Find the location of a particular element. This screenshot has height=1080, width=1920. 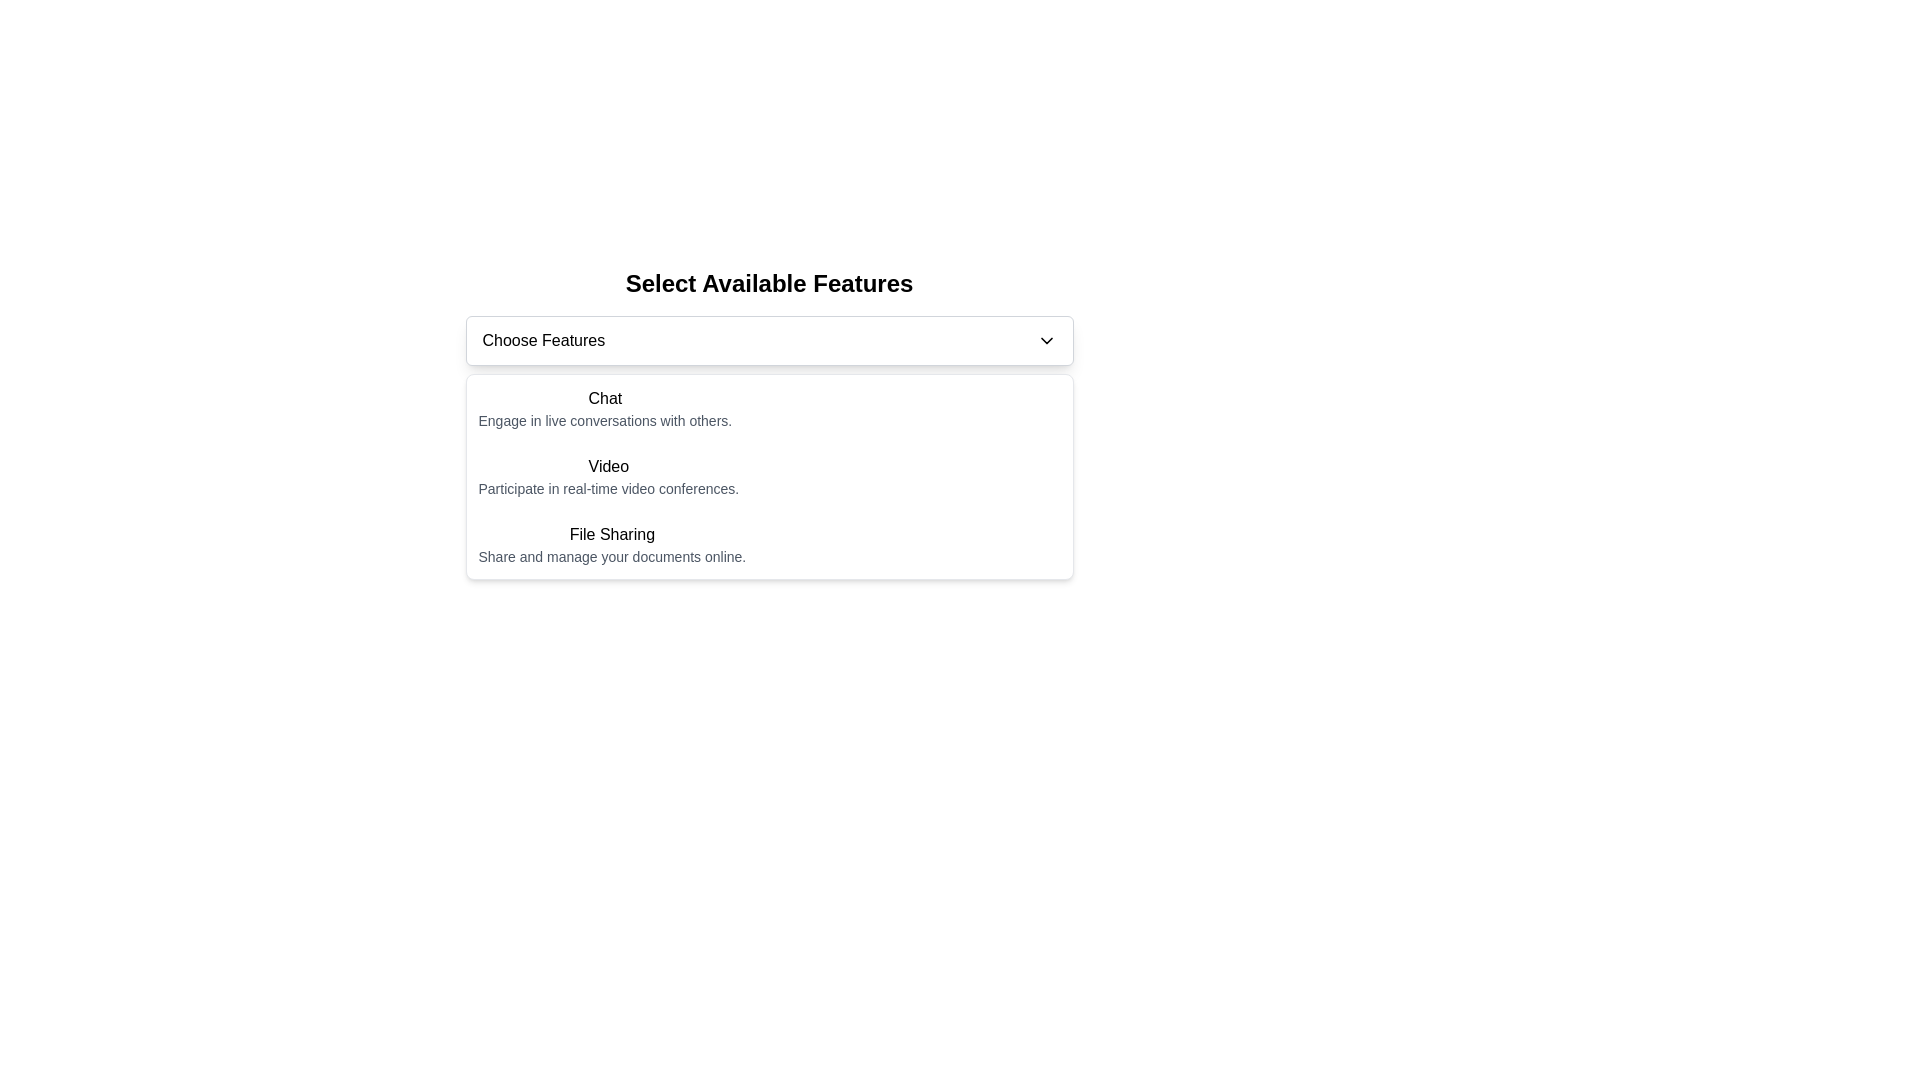

the Dropdown menu button located at the top of the 'Select Available Features' section to navigate via keyboard is located at coordinates (768, 339).